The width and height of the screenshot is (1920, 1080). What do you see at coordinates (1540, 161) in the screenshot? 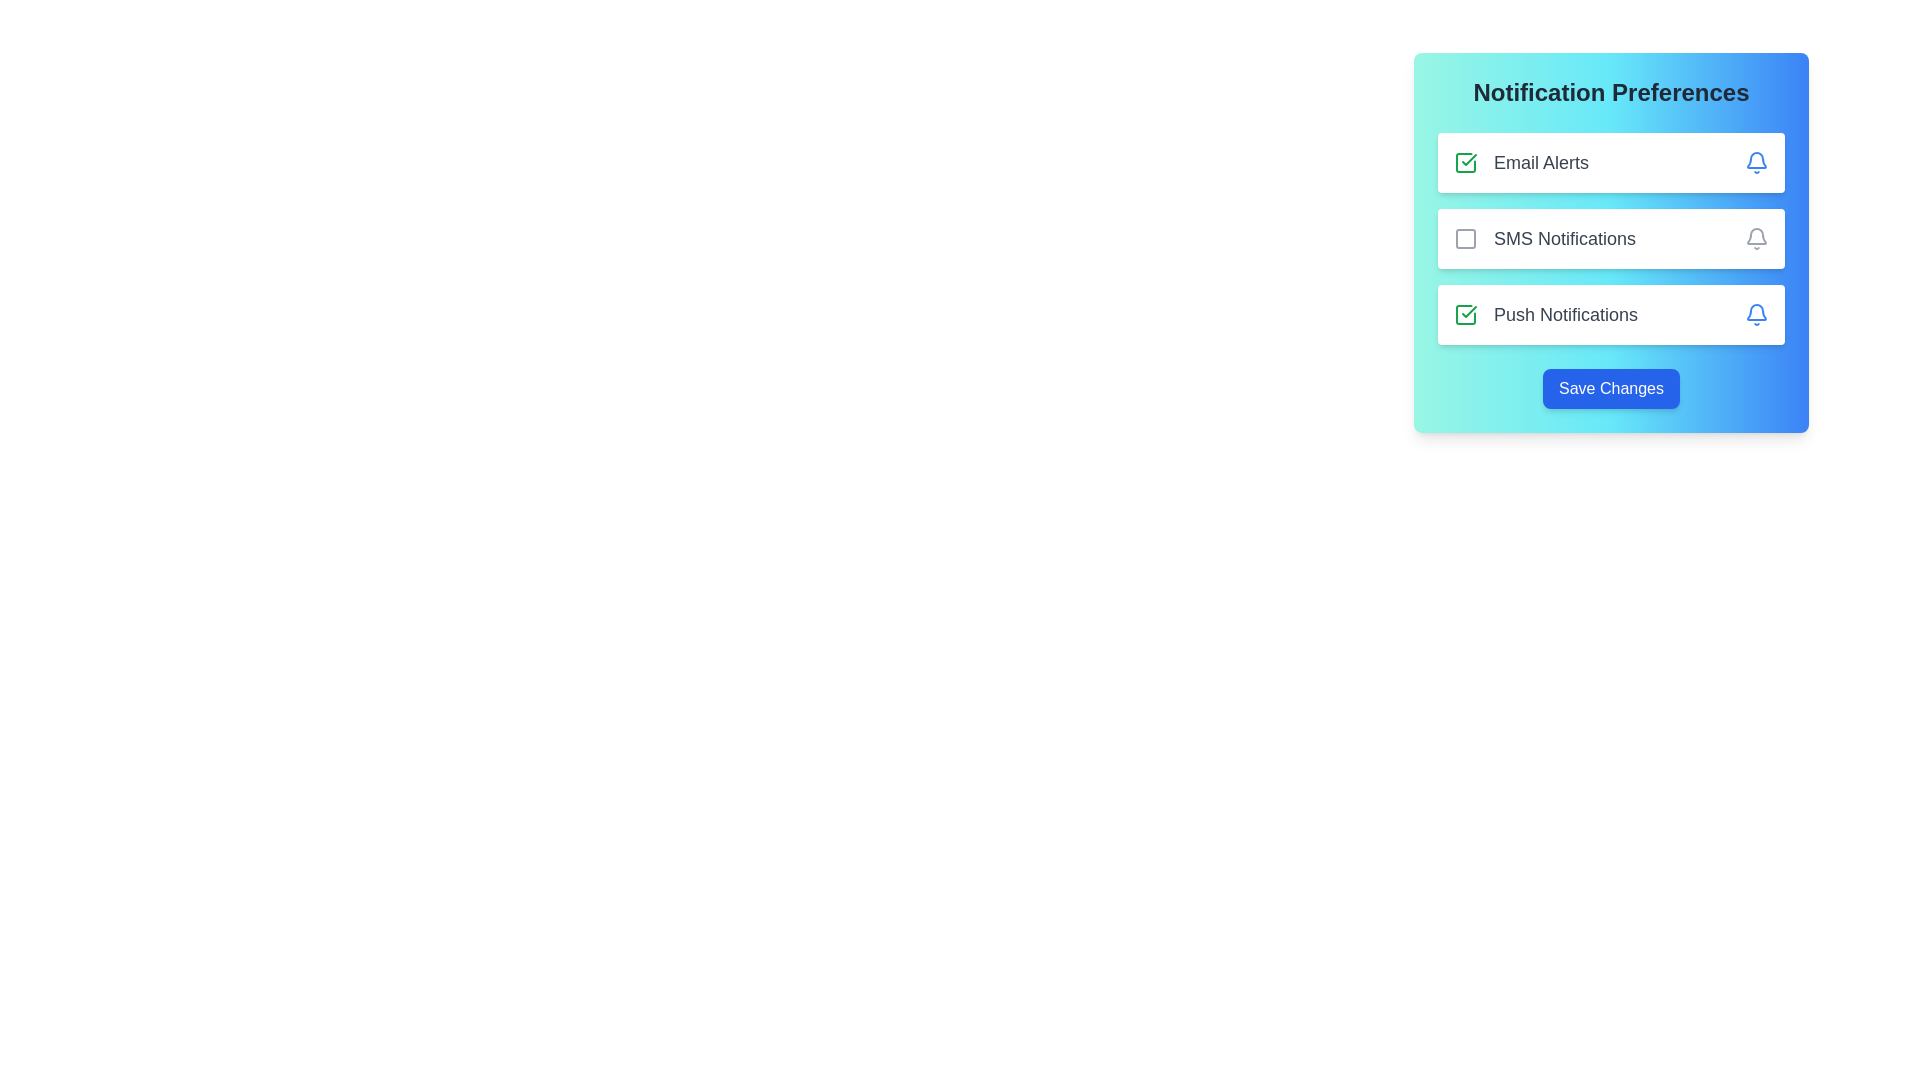
I see `the 'Email Alerts' text label, which is styled with gray color, medium font size, and bold appearance, located in the notification preferences section of the UI card` at bounding box center [1540, 161].